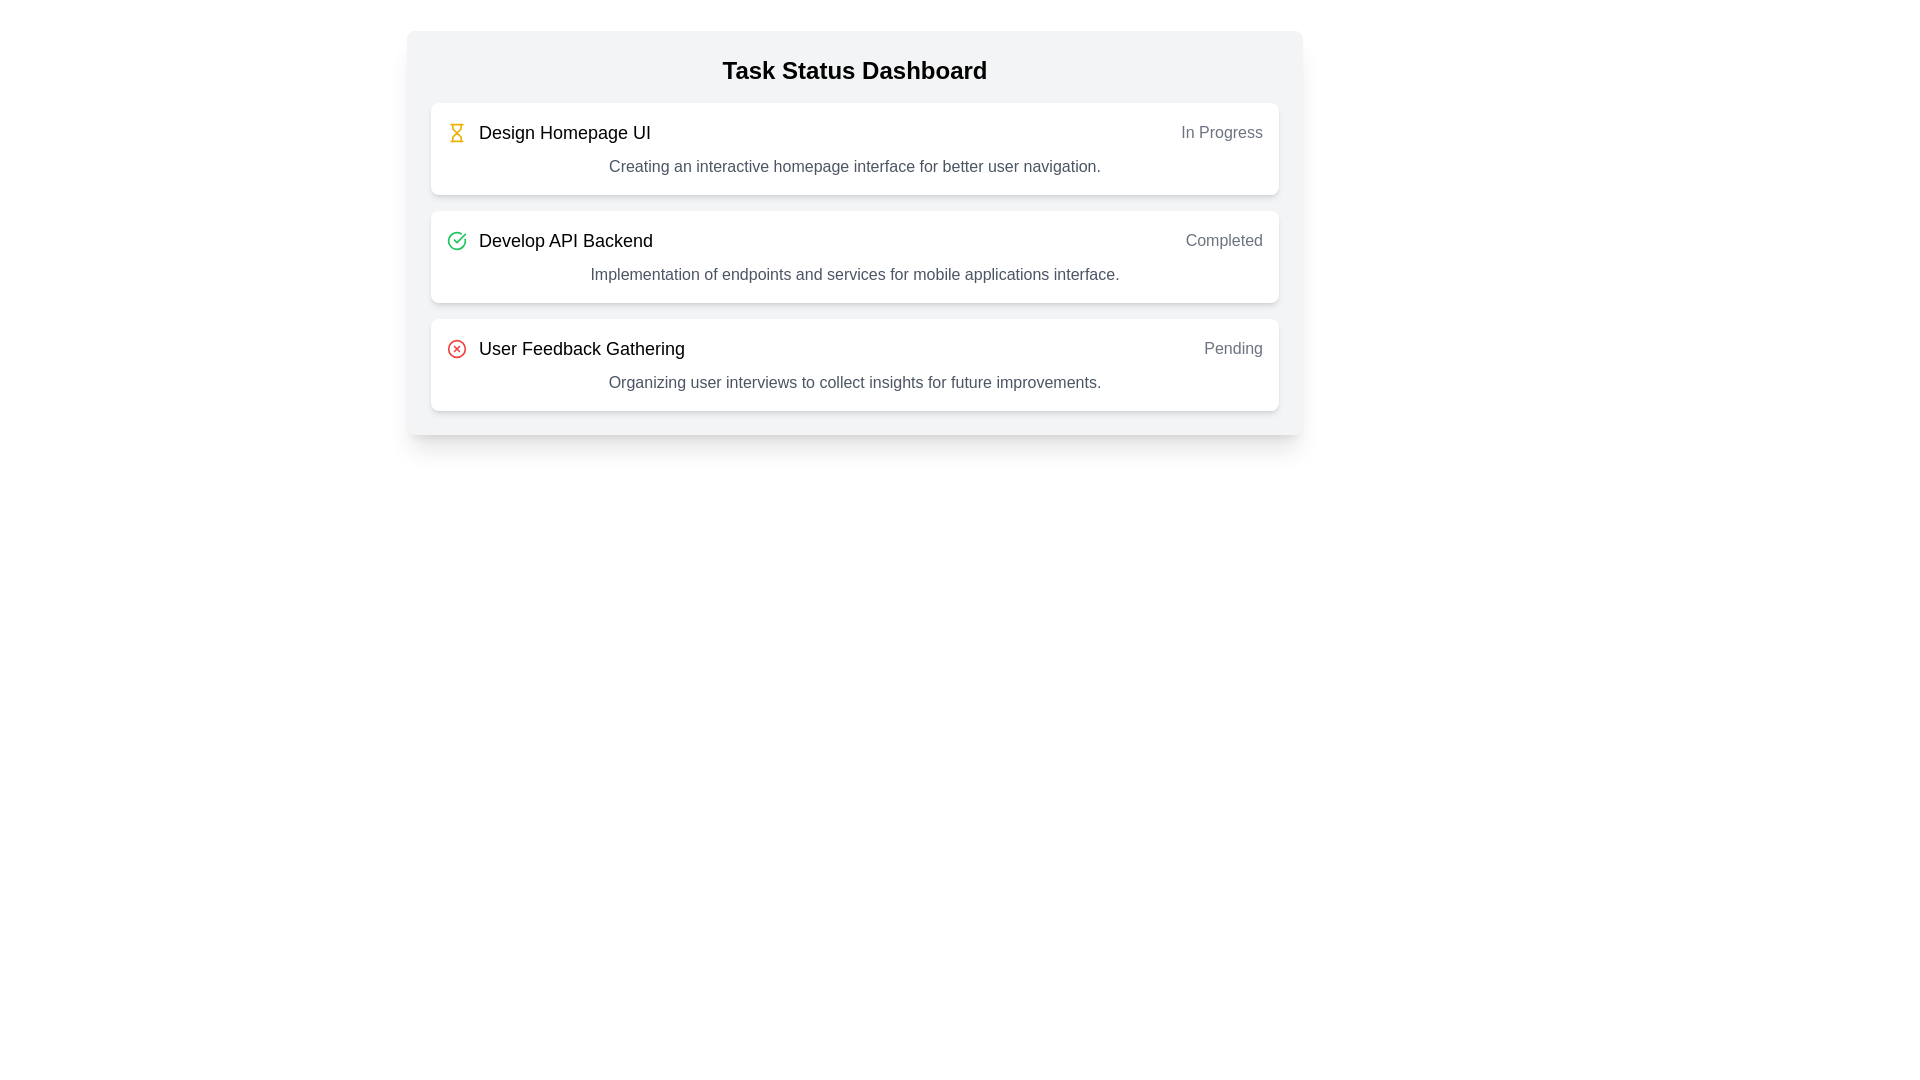 The height and width of the screenshot is (1080, 1920). What do you see at coordinates (854, 382) in the screenshot?
I see `the static text element that reads 'Organizing user interviews to collect insights for future improvements.' located below the title 'User Feedback Gathering' in the task status dashboard` at bounding box center [854, 382].